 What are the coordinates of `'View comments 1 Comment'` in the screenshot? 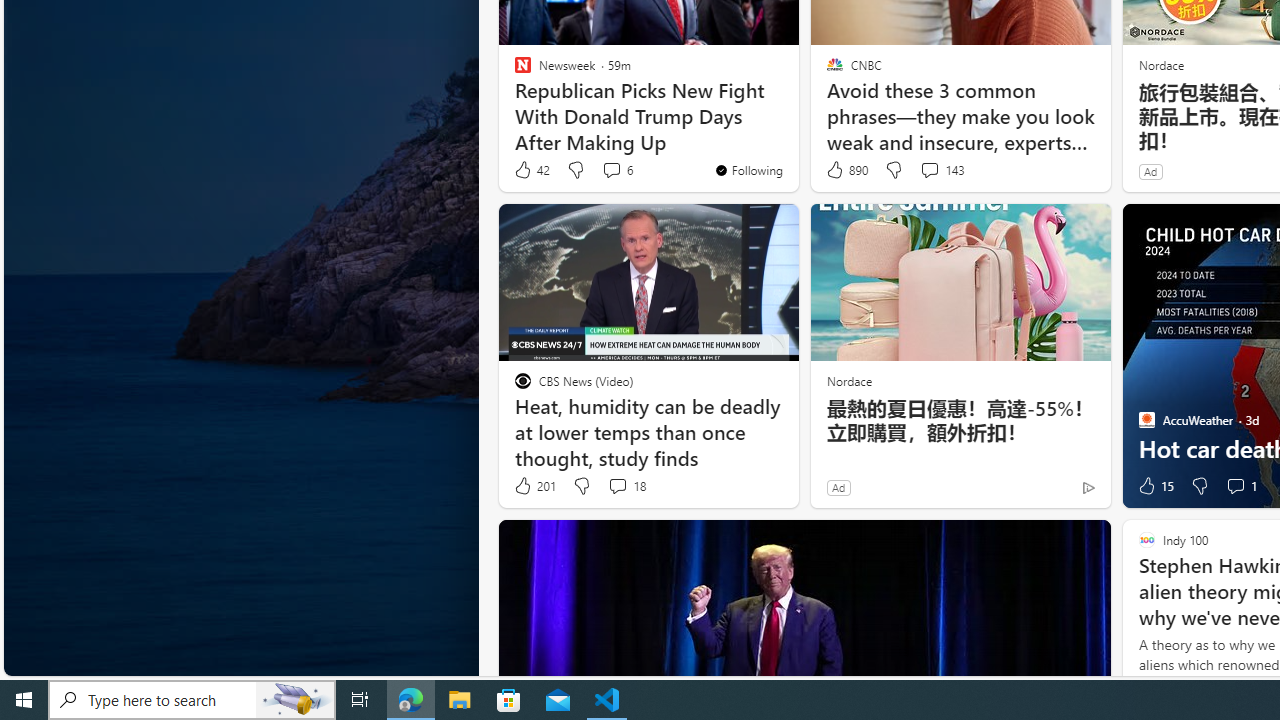 It's located at (1234, 486).